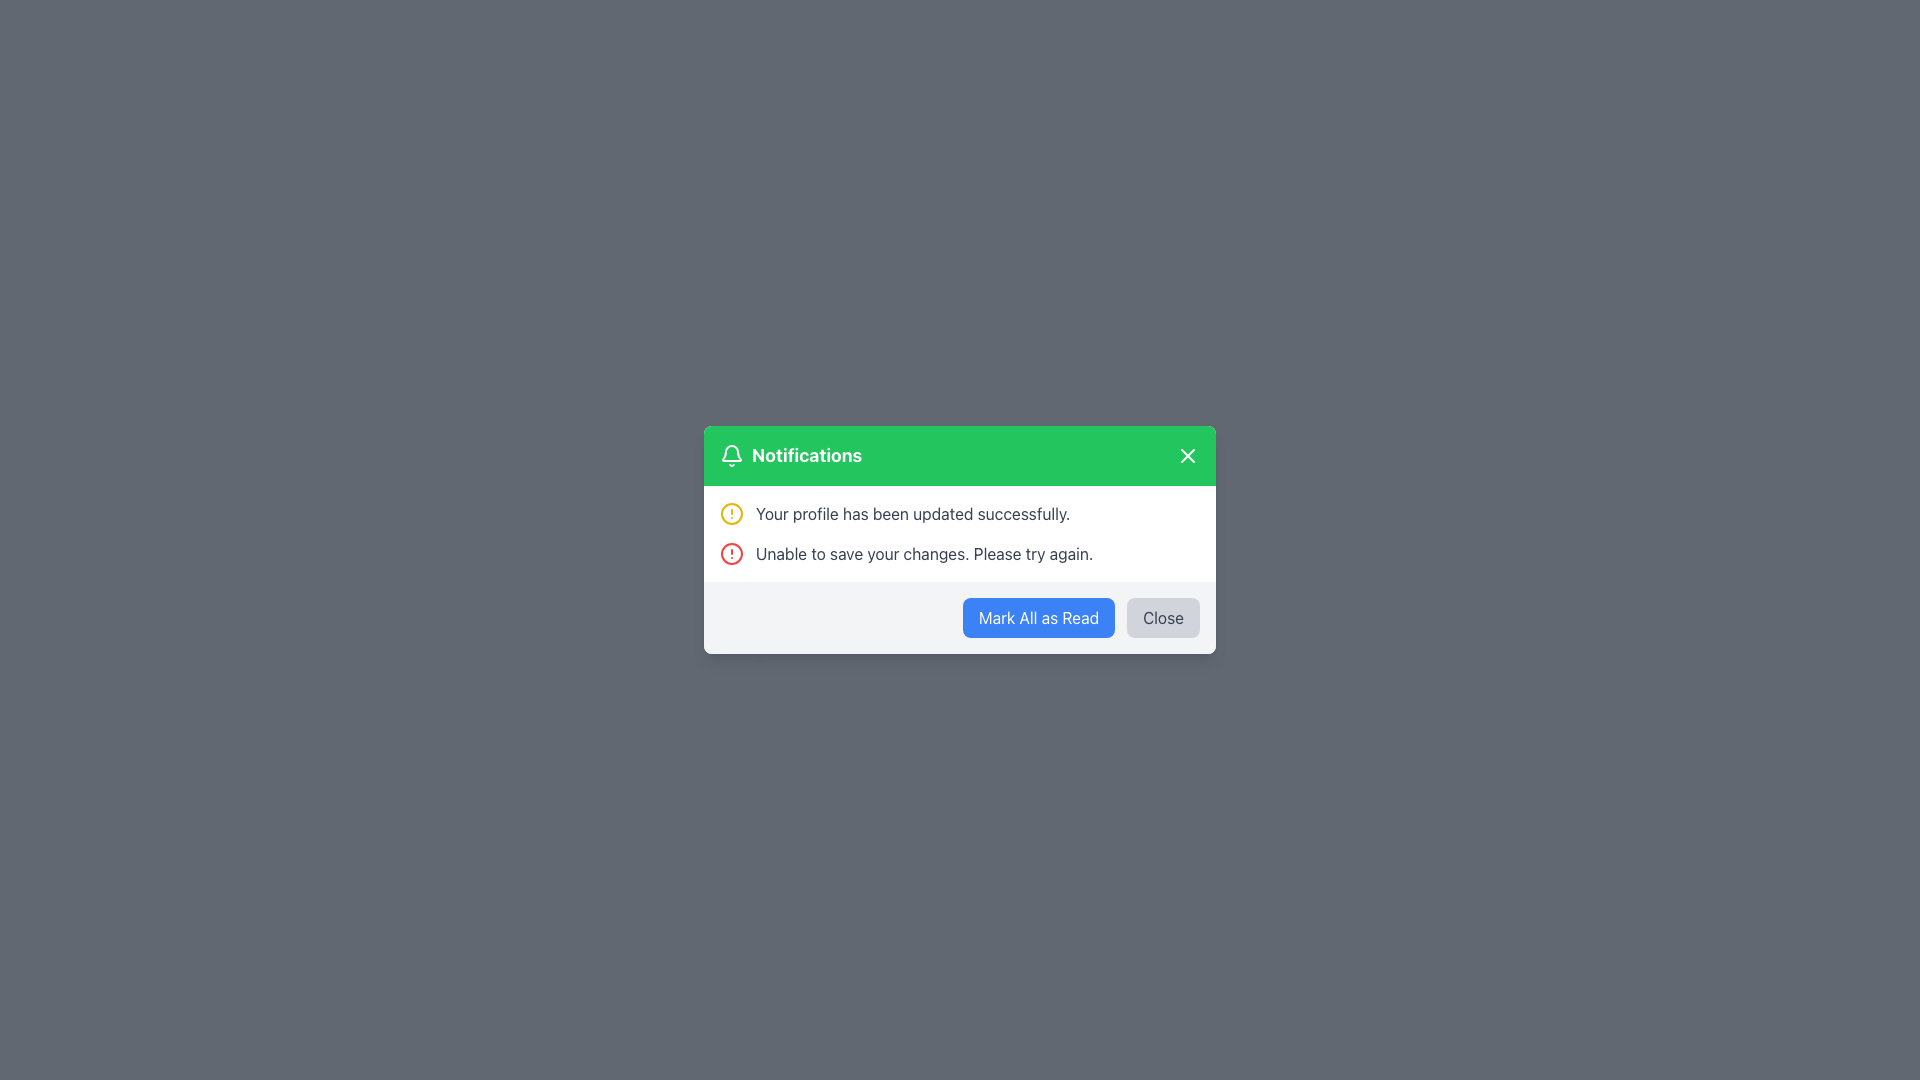  Describe the element at coordinates (1163, 616) in the screenshot. I see `the 'Close' button located in the bottom-right of the notification modal to close the notification modal` at that location.